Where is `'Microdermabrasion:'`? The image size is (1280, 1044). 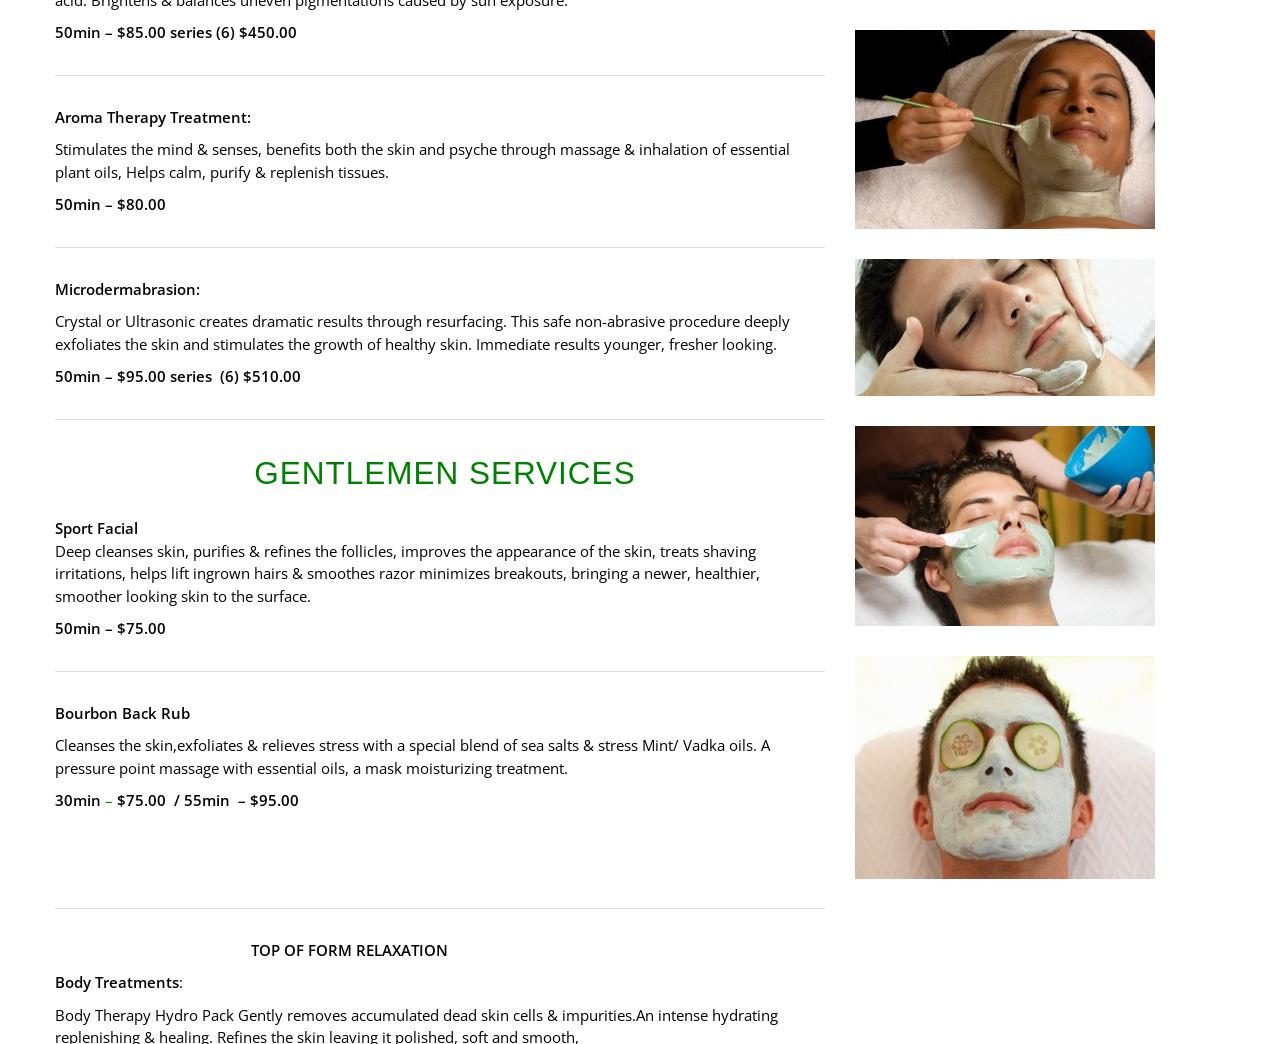 'Microdermabrasion:' is located at coordinates (126, 287).